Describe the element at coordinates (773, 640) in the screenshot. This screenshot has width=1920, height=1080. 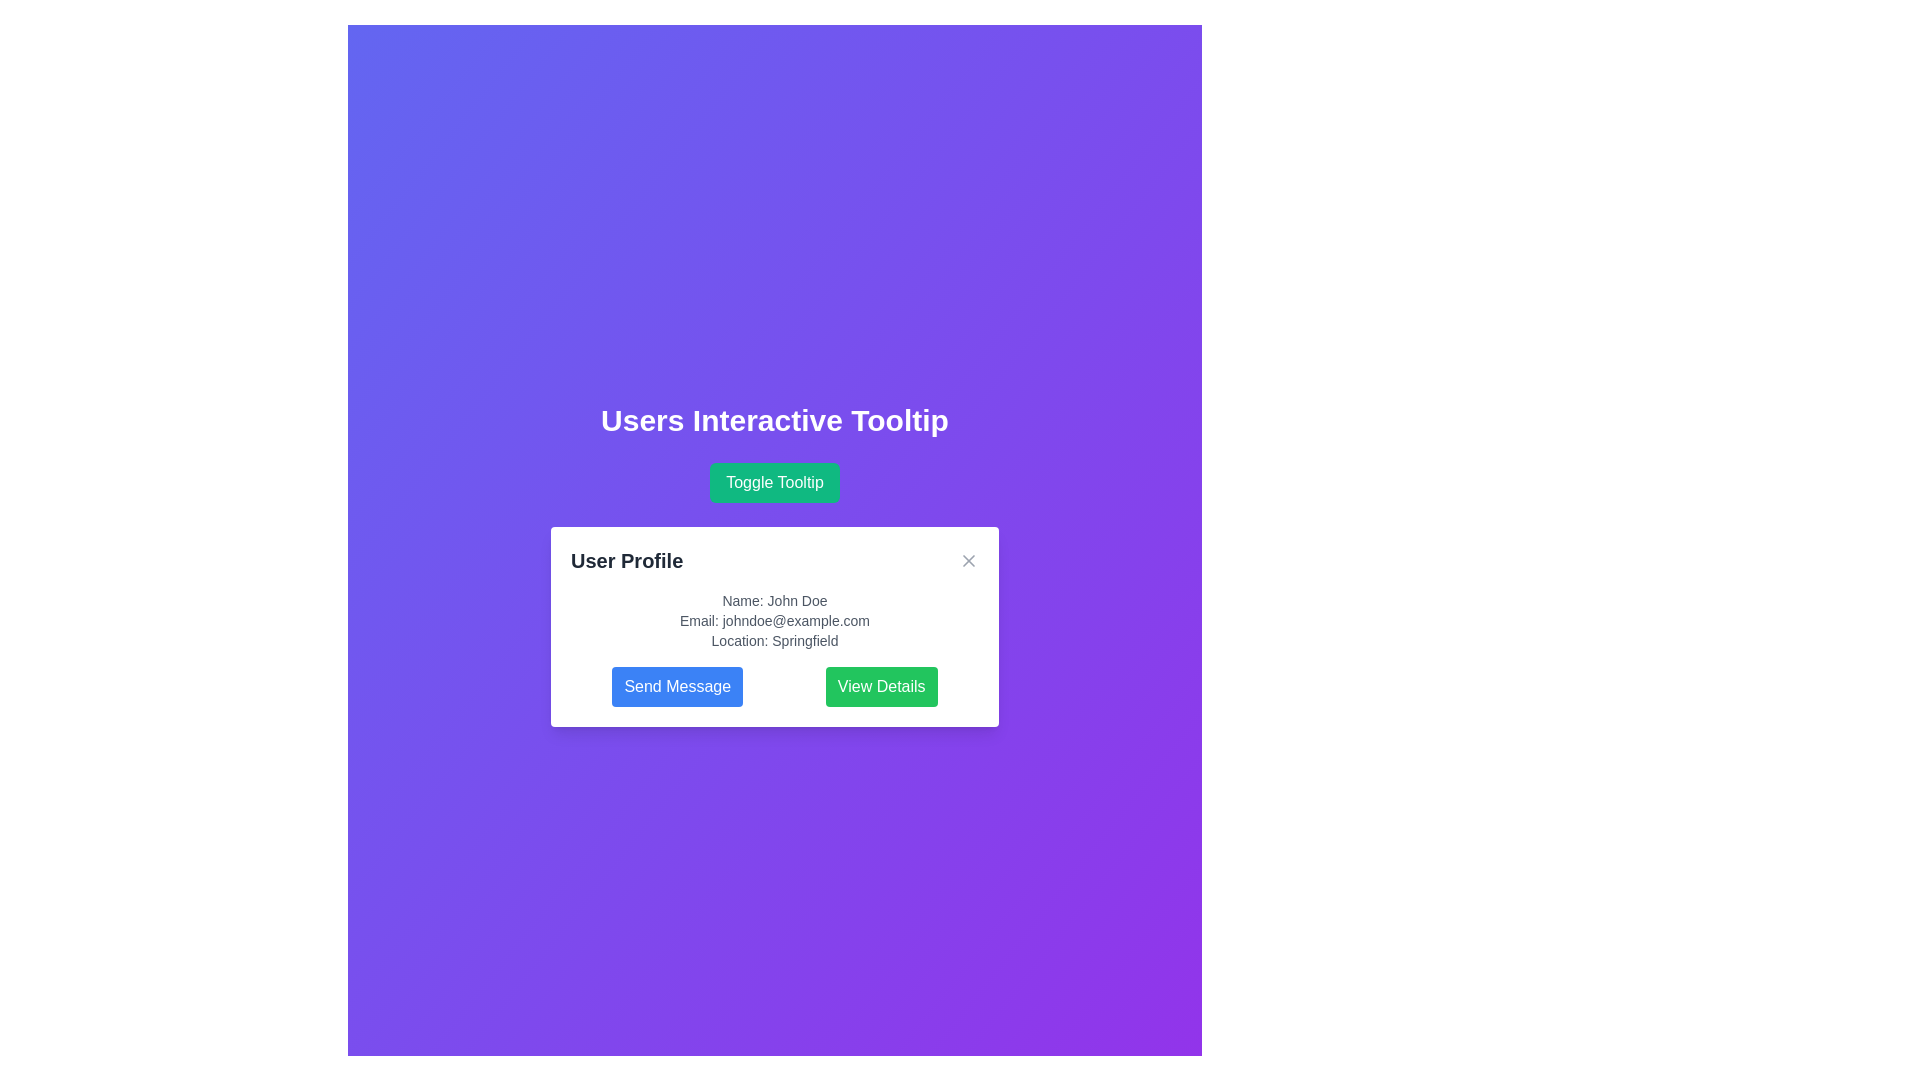
I see `the static text label displaying 'Location: Springfield', which is styled in a subtle gray font and positioned below the email address in the user profile card` at that location.